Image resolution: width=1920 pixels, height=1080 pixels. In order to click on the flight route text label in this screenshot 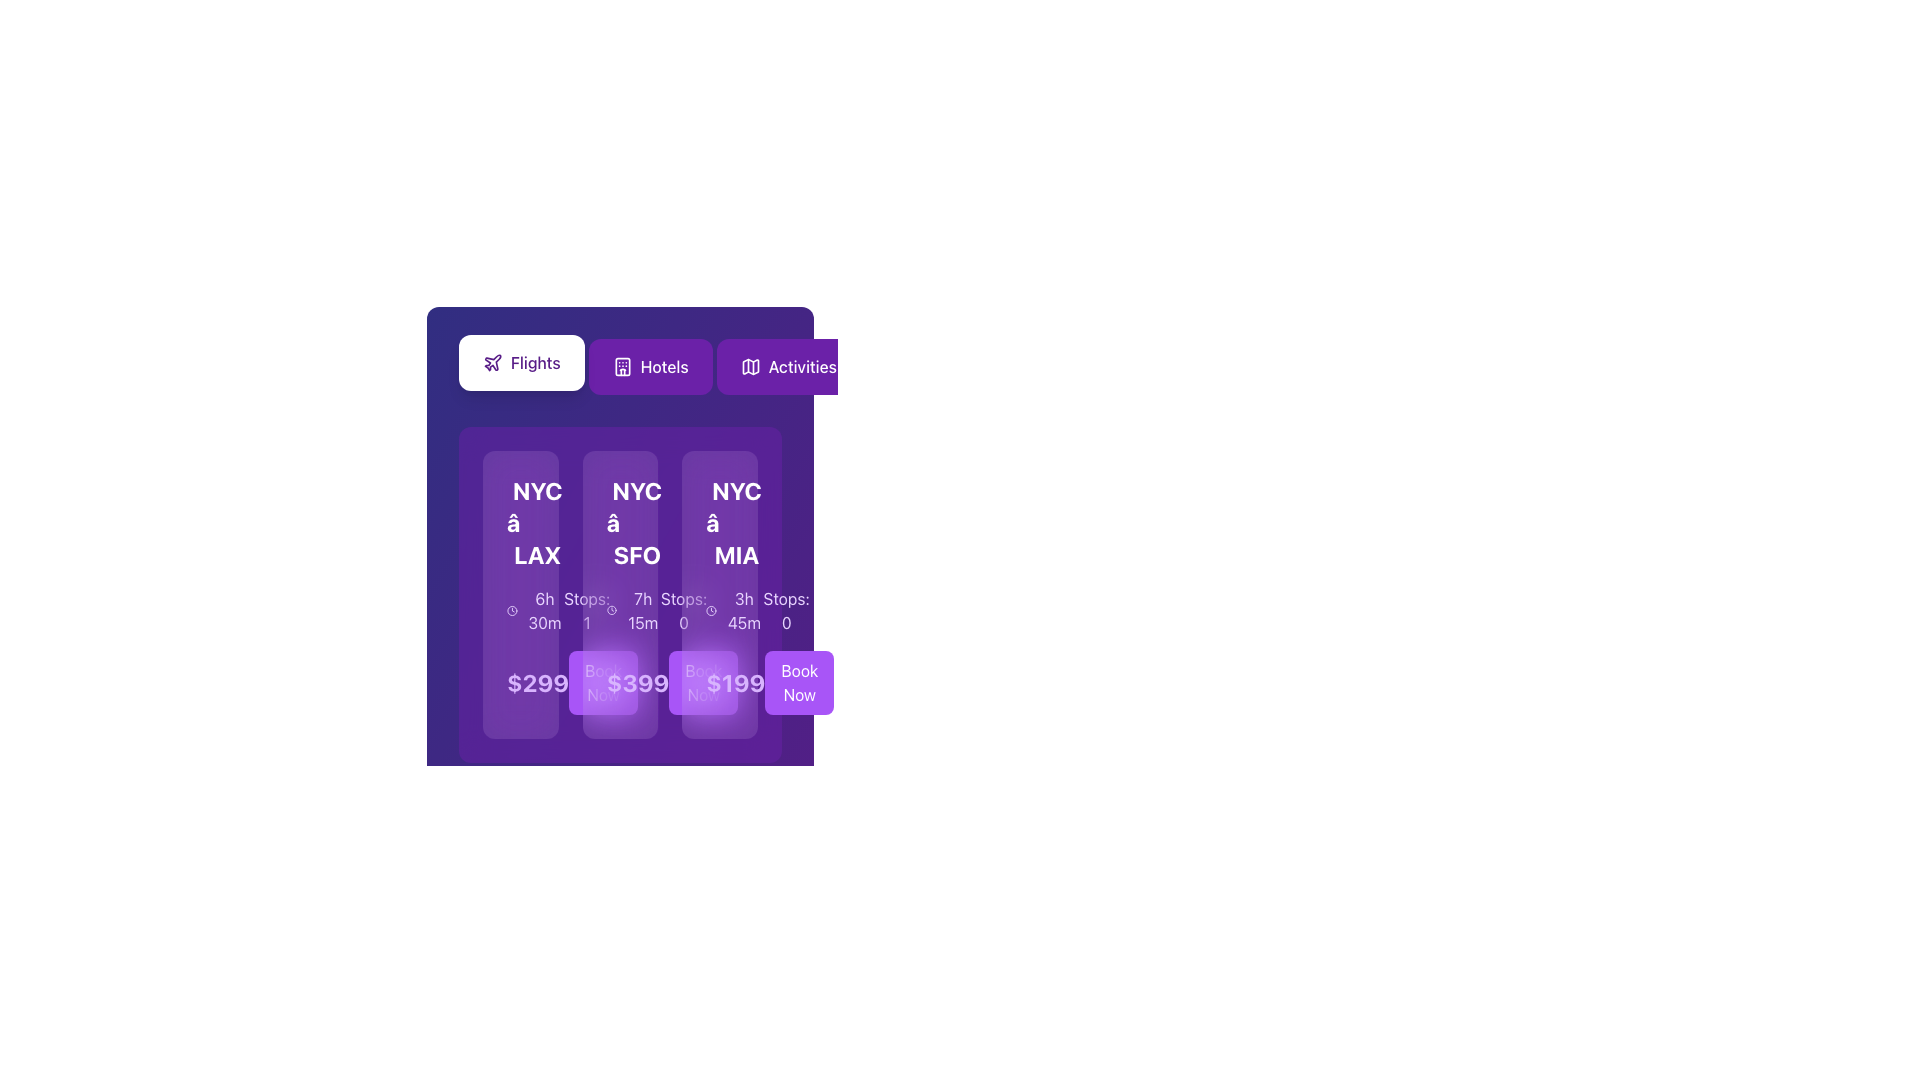, I will do `click(537, 522)`.